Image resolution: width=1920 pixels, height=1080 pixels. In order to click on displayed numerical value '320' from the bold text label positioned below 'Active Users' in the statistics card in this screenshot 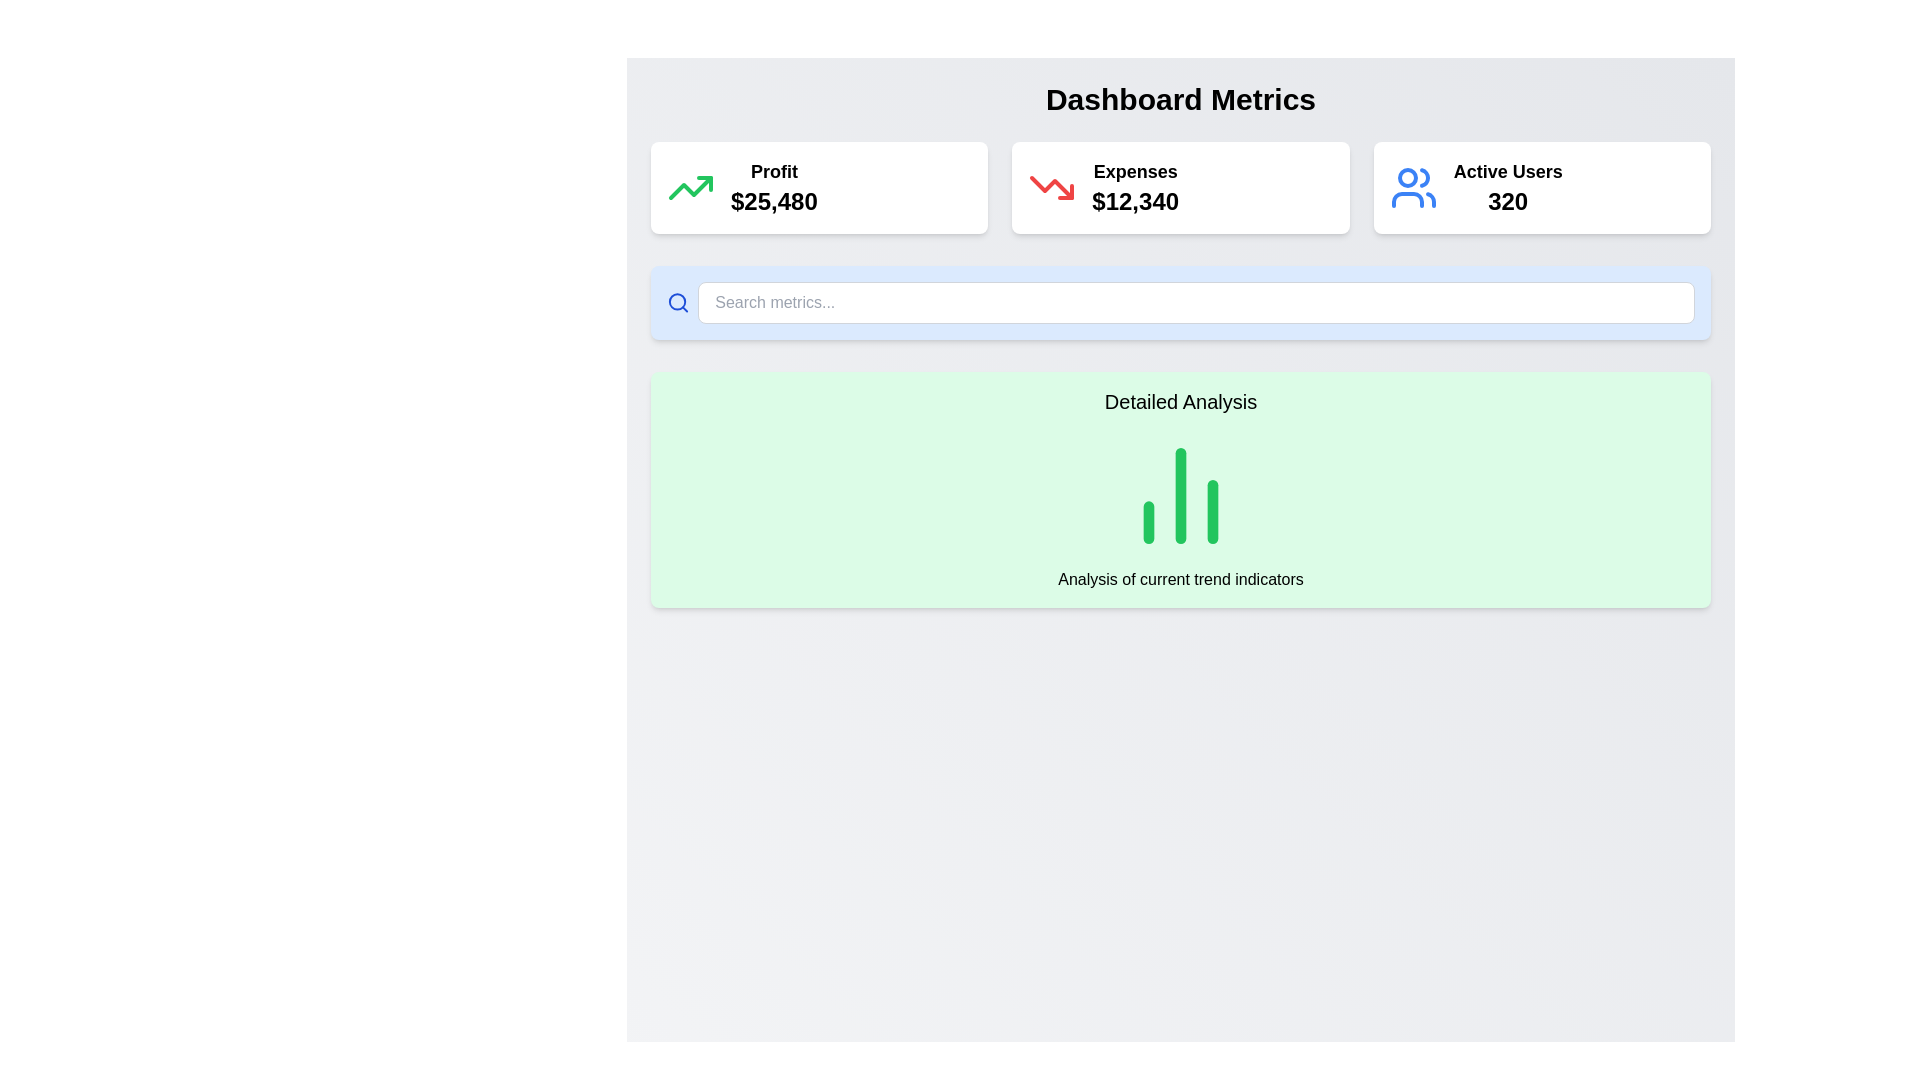, I will do `click(1508, 201)`.